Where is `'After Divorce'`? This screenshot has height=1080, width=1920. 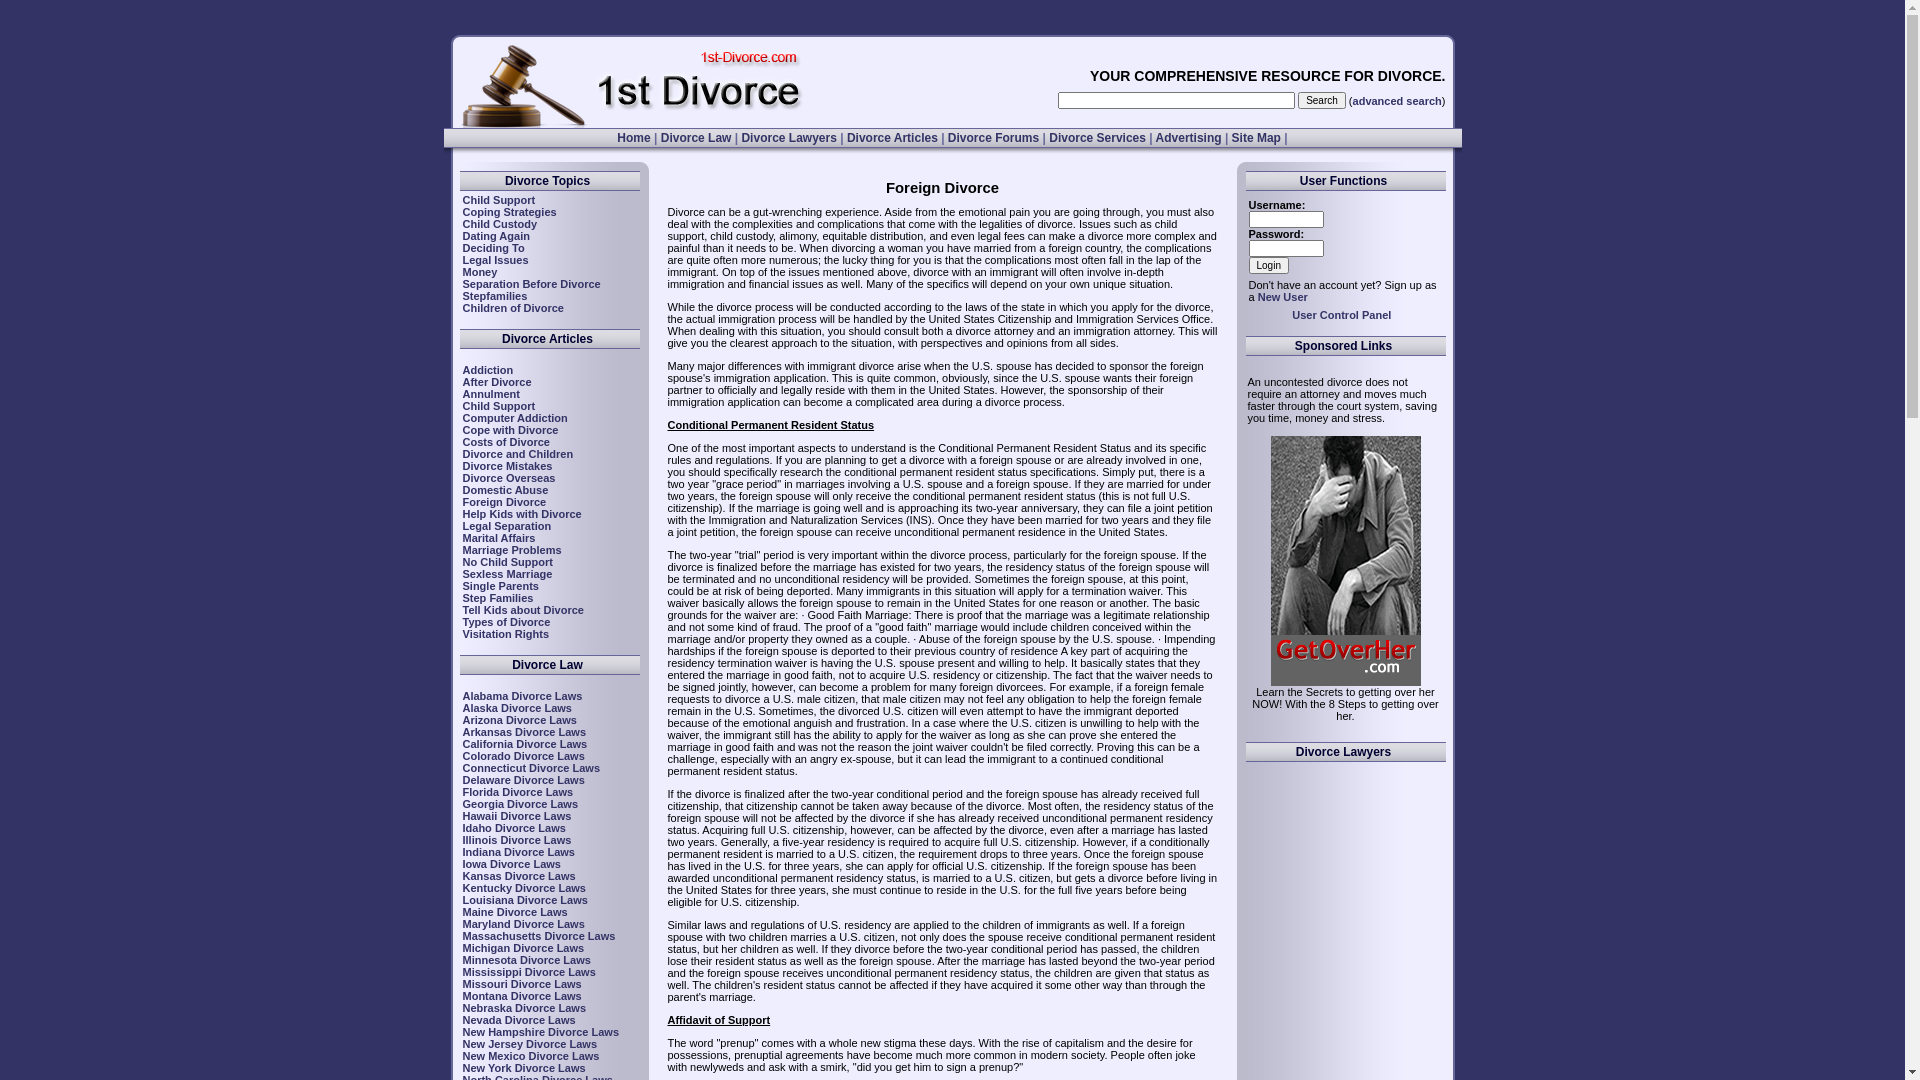 'After Divorce' is located at coordinates (496, 381).